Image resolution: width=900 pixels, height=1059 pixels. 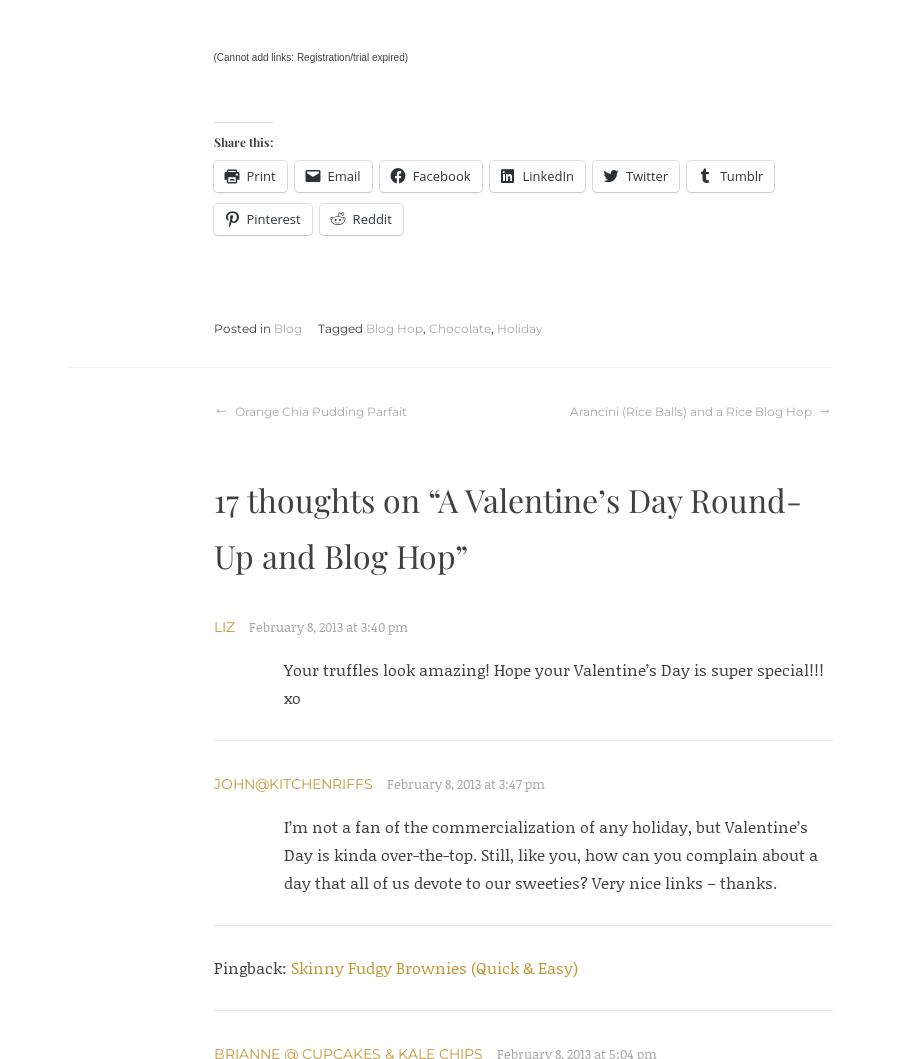 What do you see at coordinates (241, 141) in the screenshot?
I see `'Share this:'` at bounding box center [241, 141].